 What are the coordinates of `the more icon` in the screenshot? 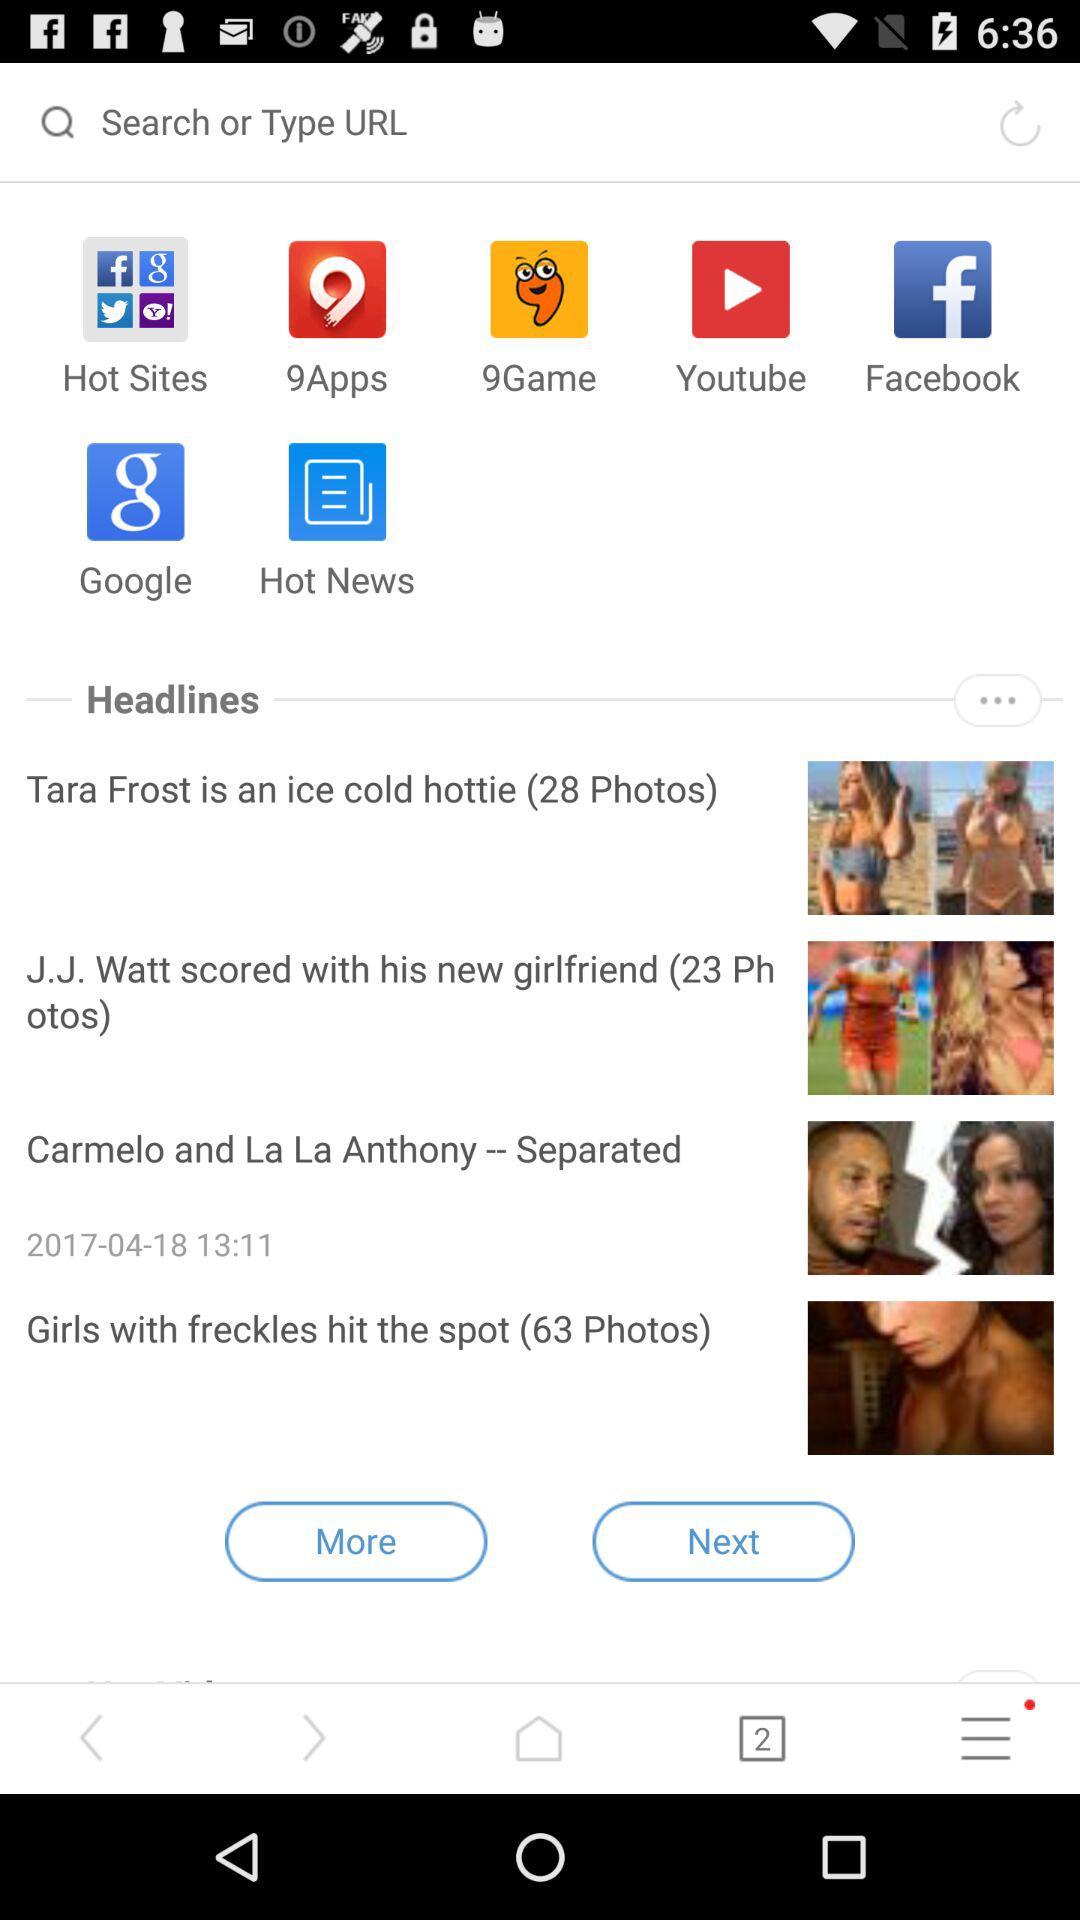 It's located at (997, 748).